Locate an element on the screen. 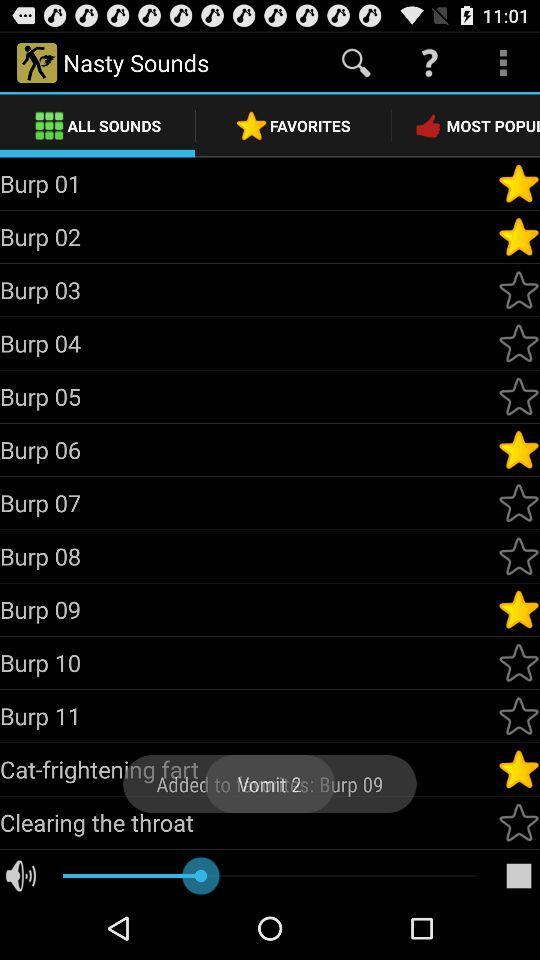 The image size is (540, 960). burp 10 is located at coordinates (518, 662).